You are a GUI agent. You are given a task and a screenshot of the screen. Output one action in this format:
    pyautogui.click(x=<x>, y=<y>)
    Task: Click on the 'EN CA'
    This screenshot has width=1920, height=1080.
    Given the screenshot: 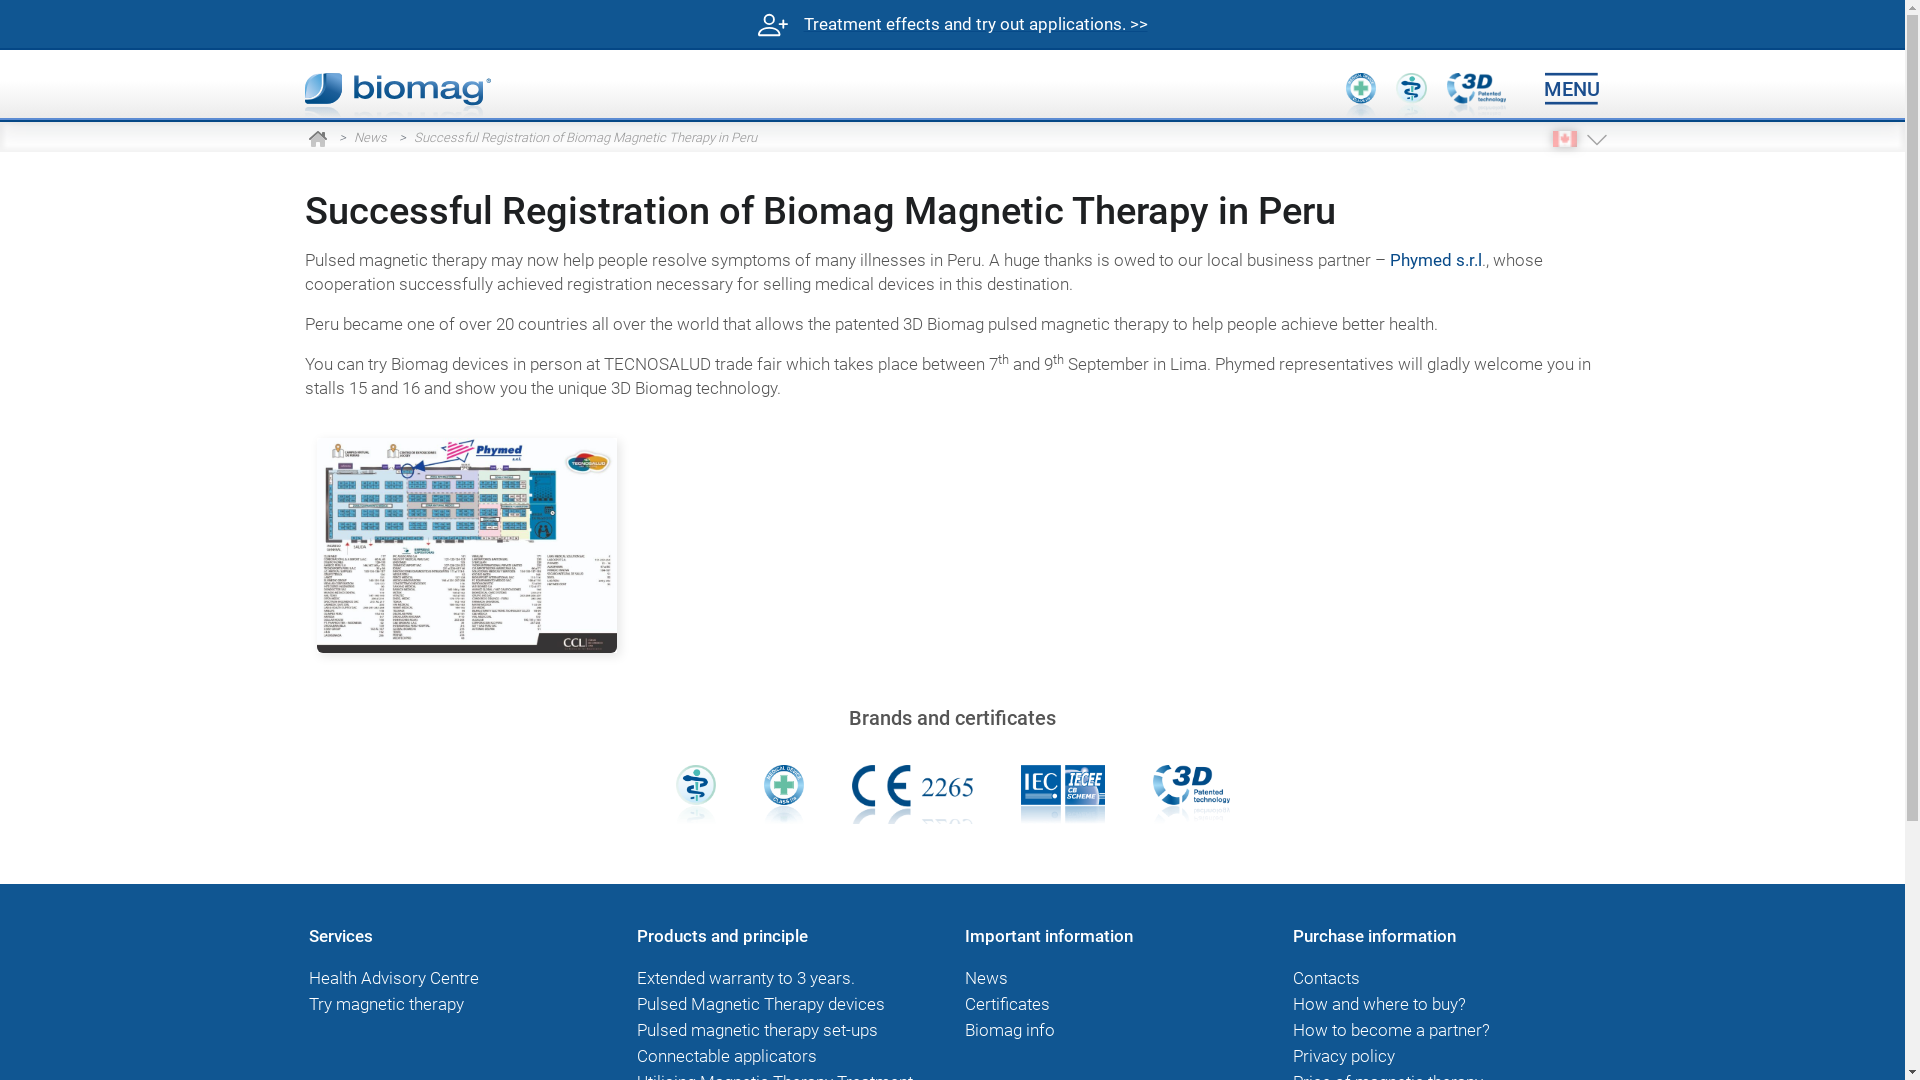 What is the action you would take?
    pyautogui.click(x=1563, y=137)
    